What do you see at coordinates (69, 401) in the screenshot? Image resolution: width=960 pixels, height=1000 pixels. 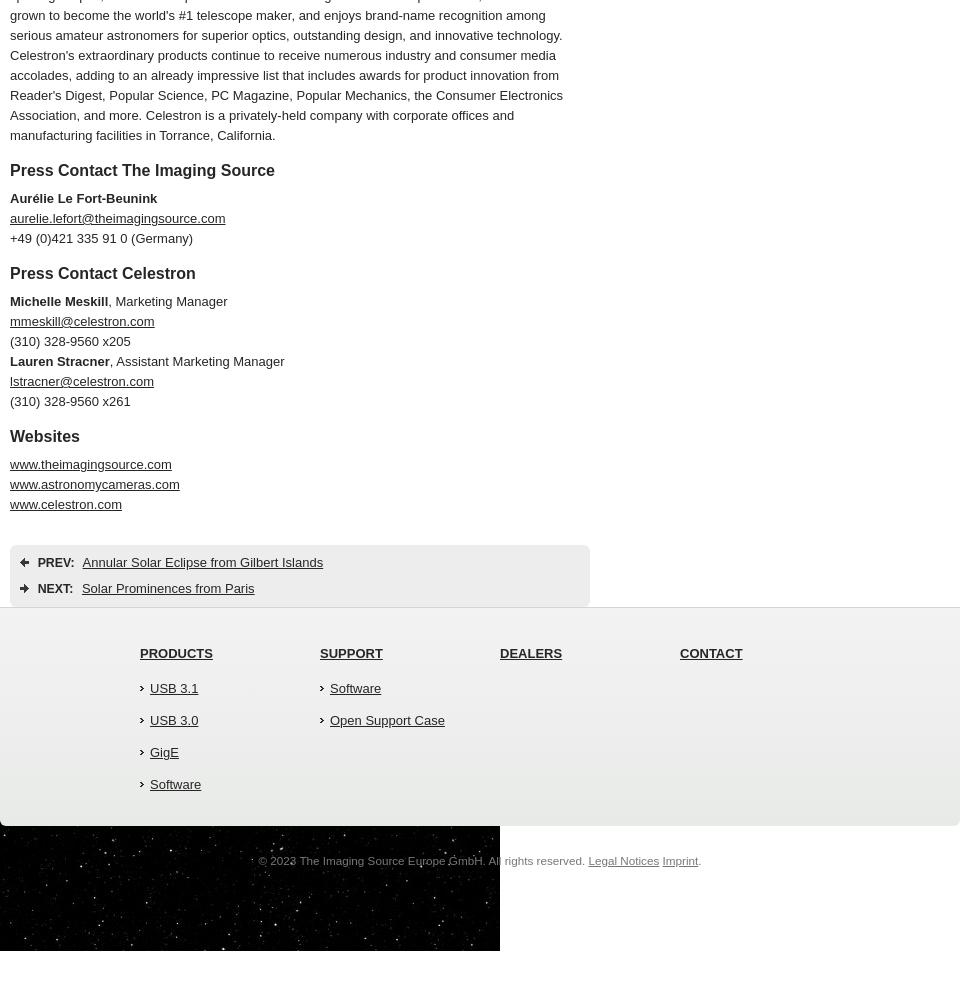 I see `'(310) 328-9560 x261'` at bounding box center [69, 401].